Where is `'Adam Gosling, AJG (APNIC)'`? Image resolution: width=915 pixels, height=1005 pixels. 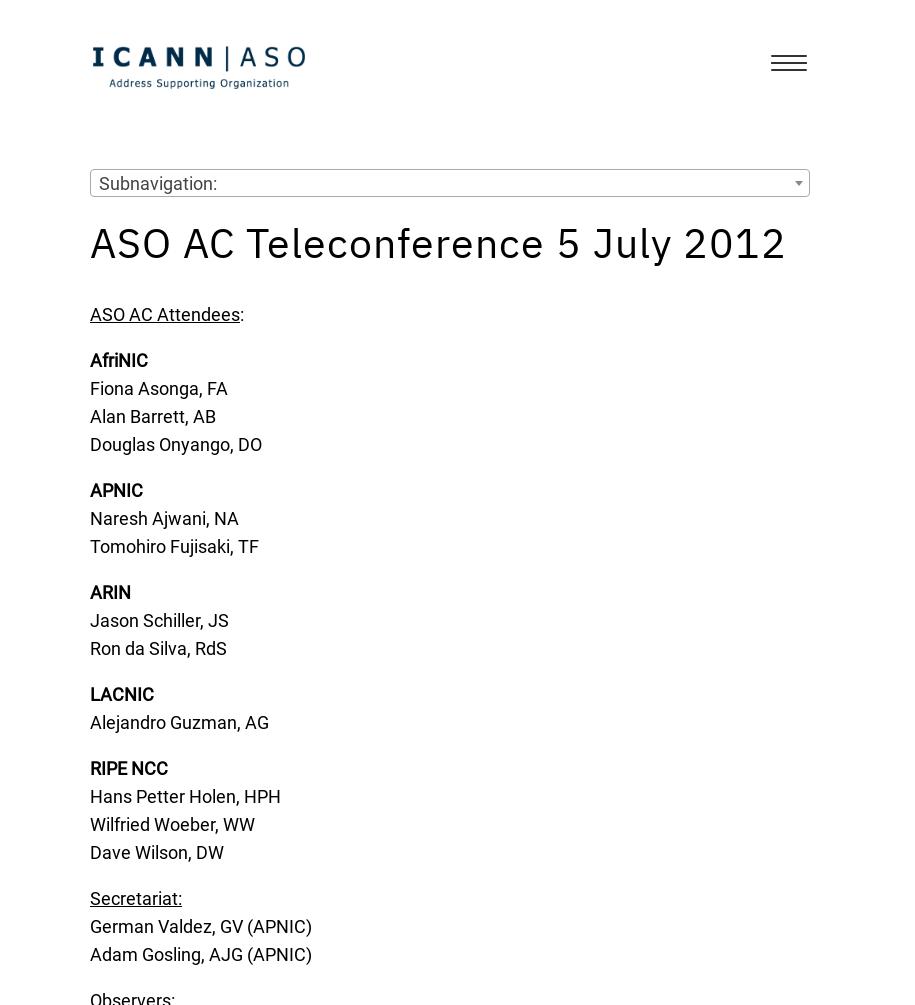
'Adam Gosling, AJG (APNIC)' is located at coordinates (200, 953).